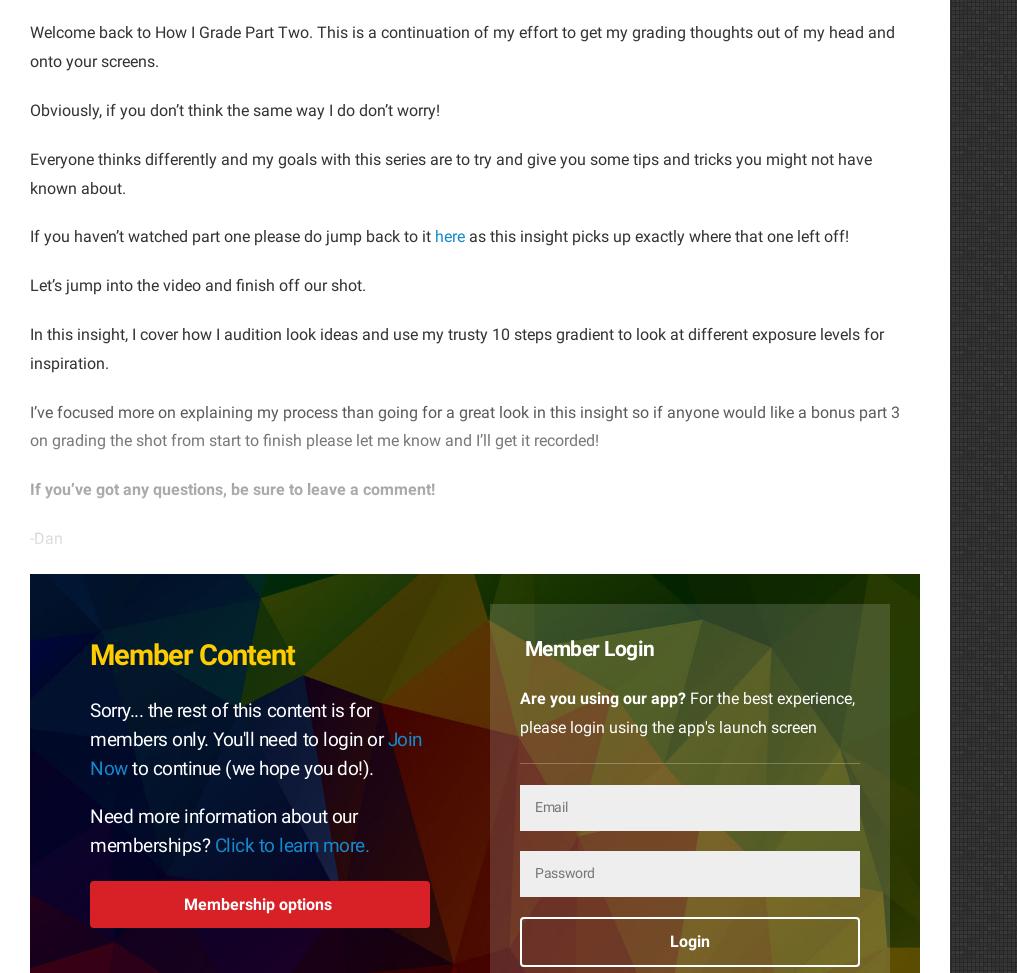 This screenshot has width=1017, height=973. What do you see at coordinates (223, 830) in the screenshot?
I see `'Need more information about our memberships?'` at bounding box center [223, 830].